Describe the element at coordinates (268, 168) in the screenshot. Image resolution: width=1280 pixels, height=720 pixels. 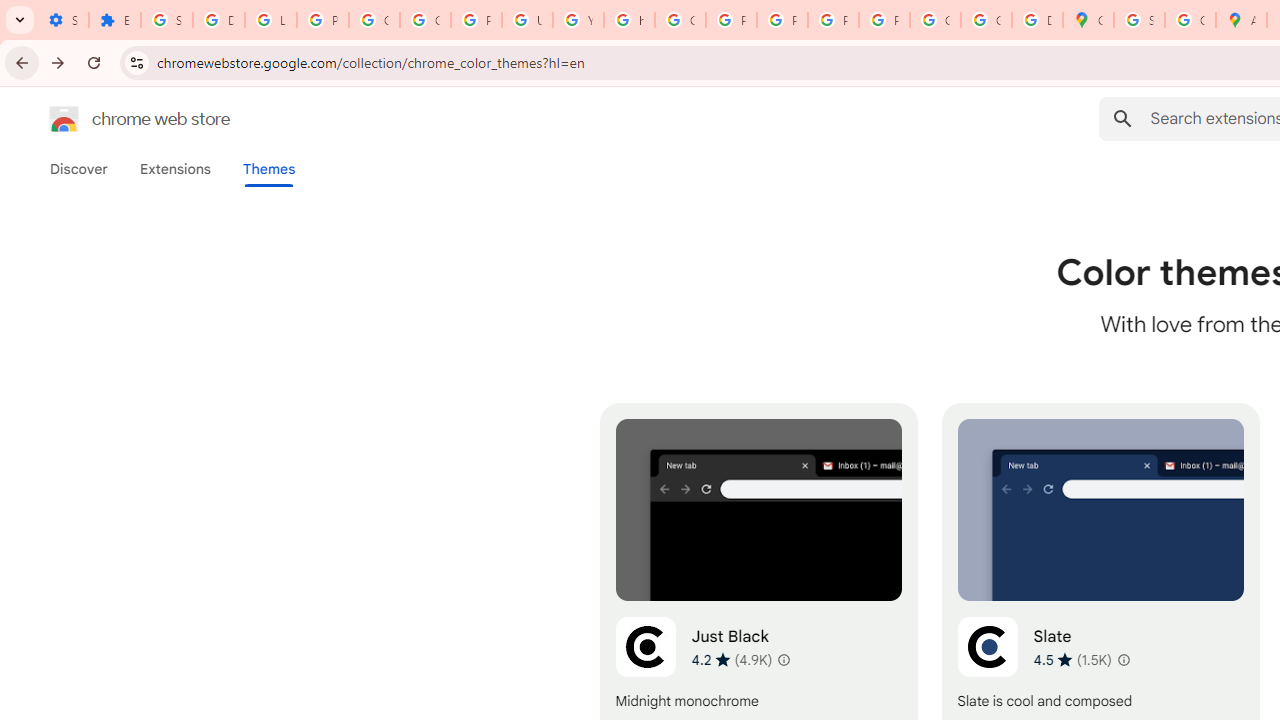
I see `'Themes'` at that location.